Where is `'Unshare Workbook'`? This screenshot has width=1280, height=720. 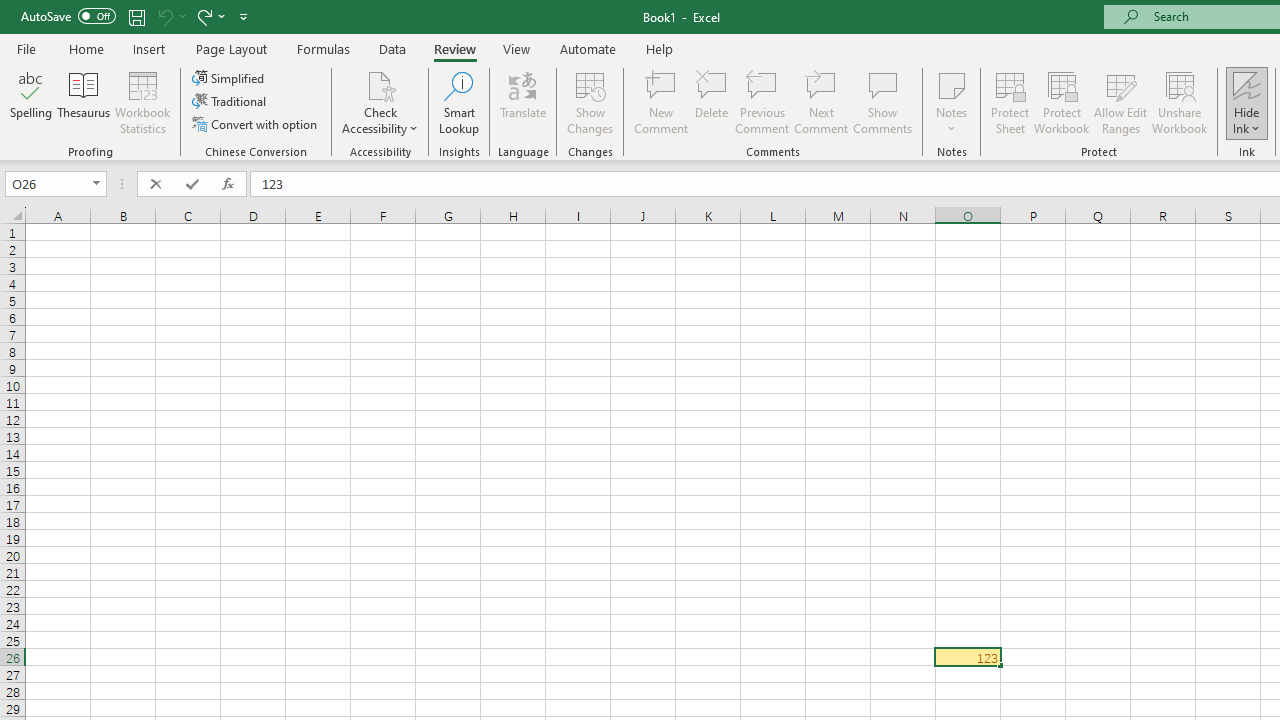
'Unshare Workbook' is located at coordinates (1179, 103).